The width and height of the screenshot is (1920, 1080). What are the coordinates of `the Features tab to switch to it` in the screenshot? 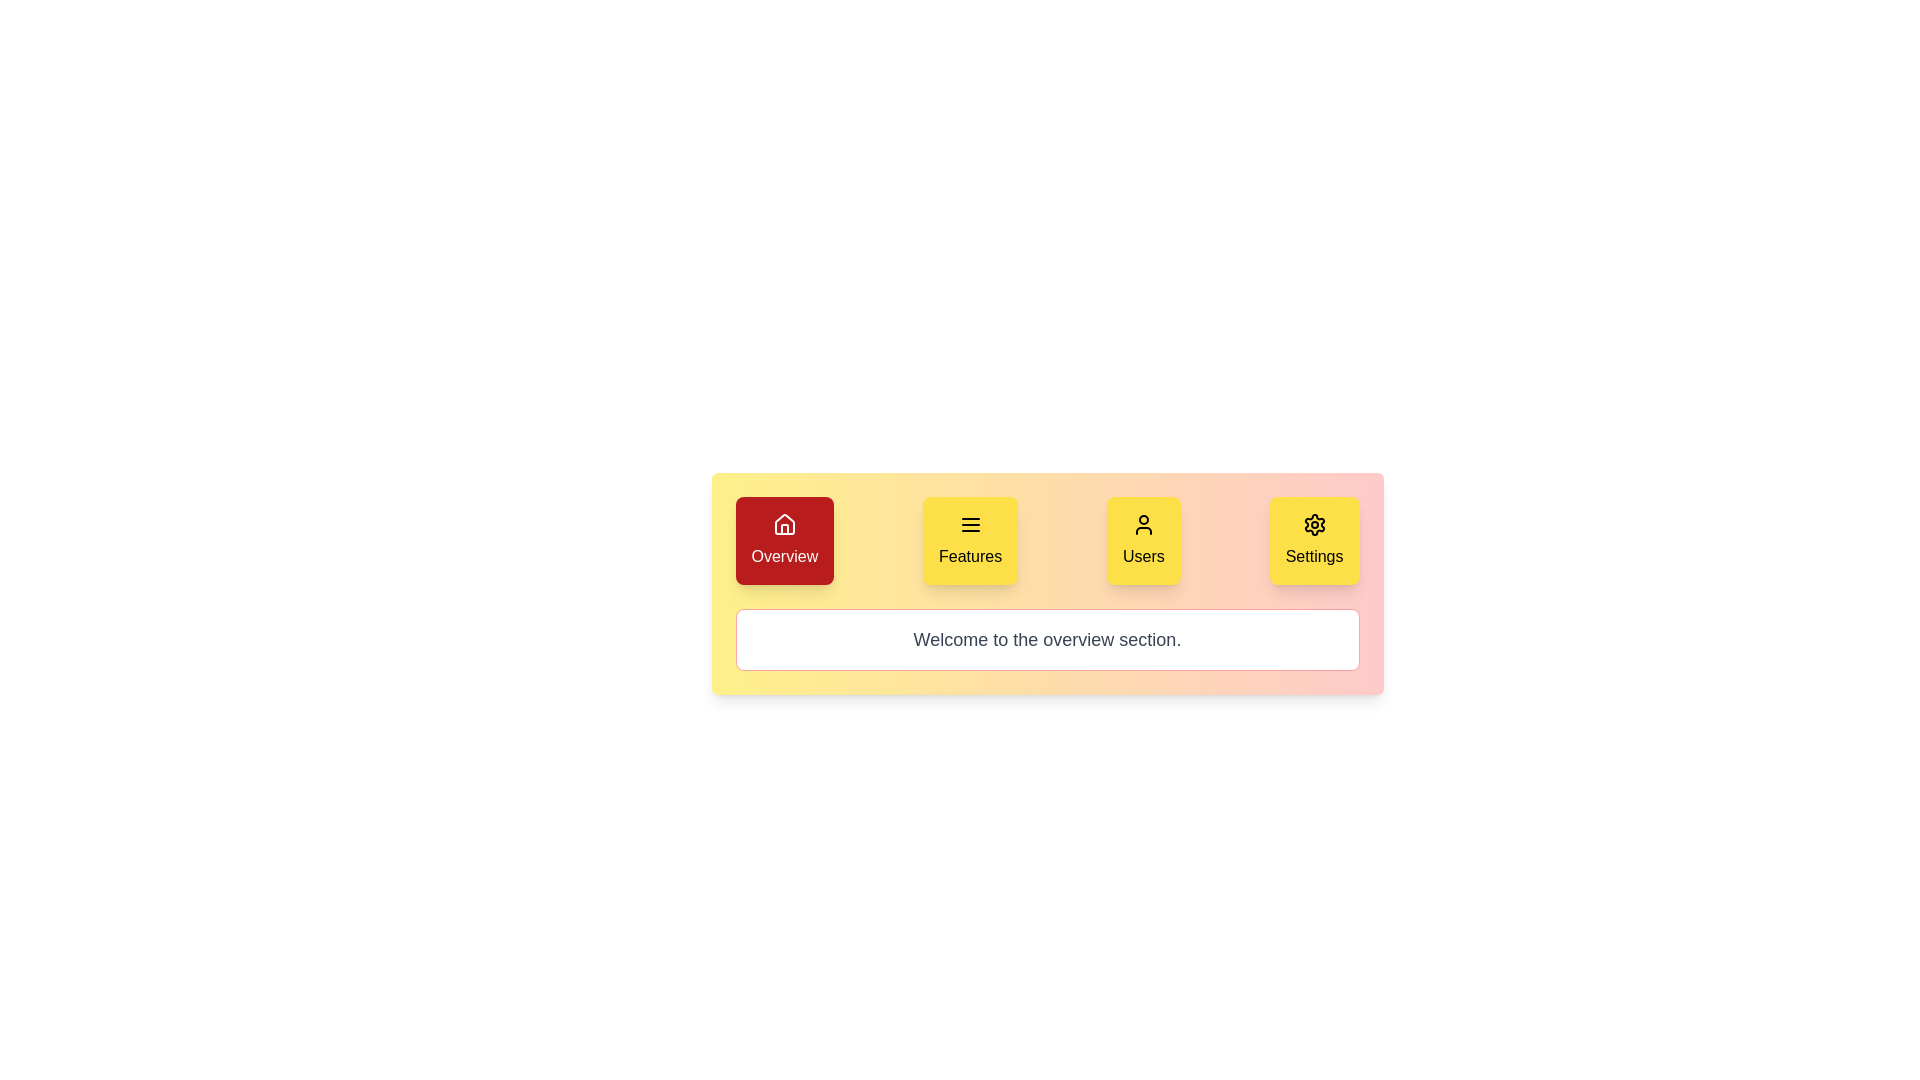 It's located at (970, 540).